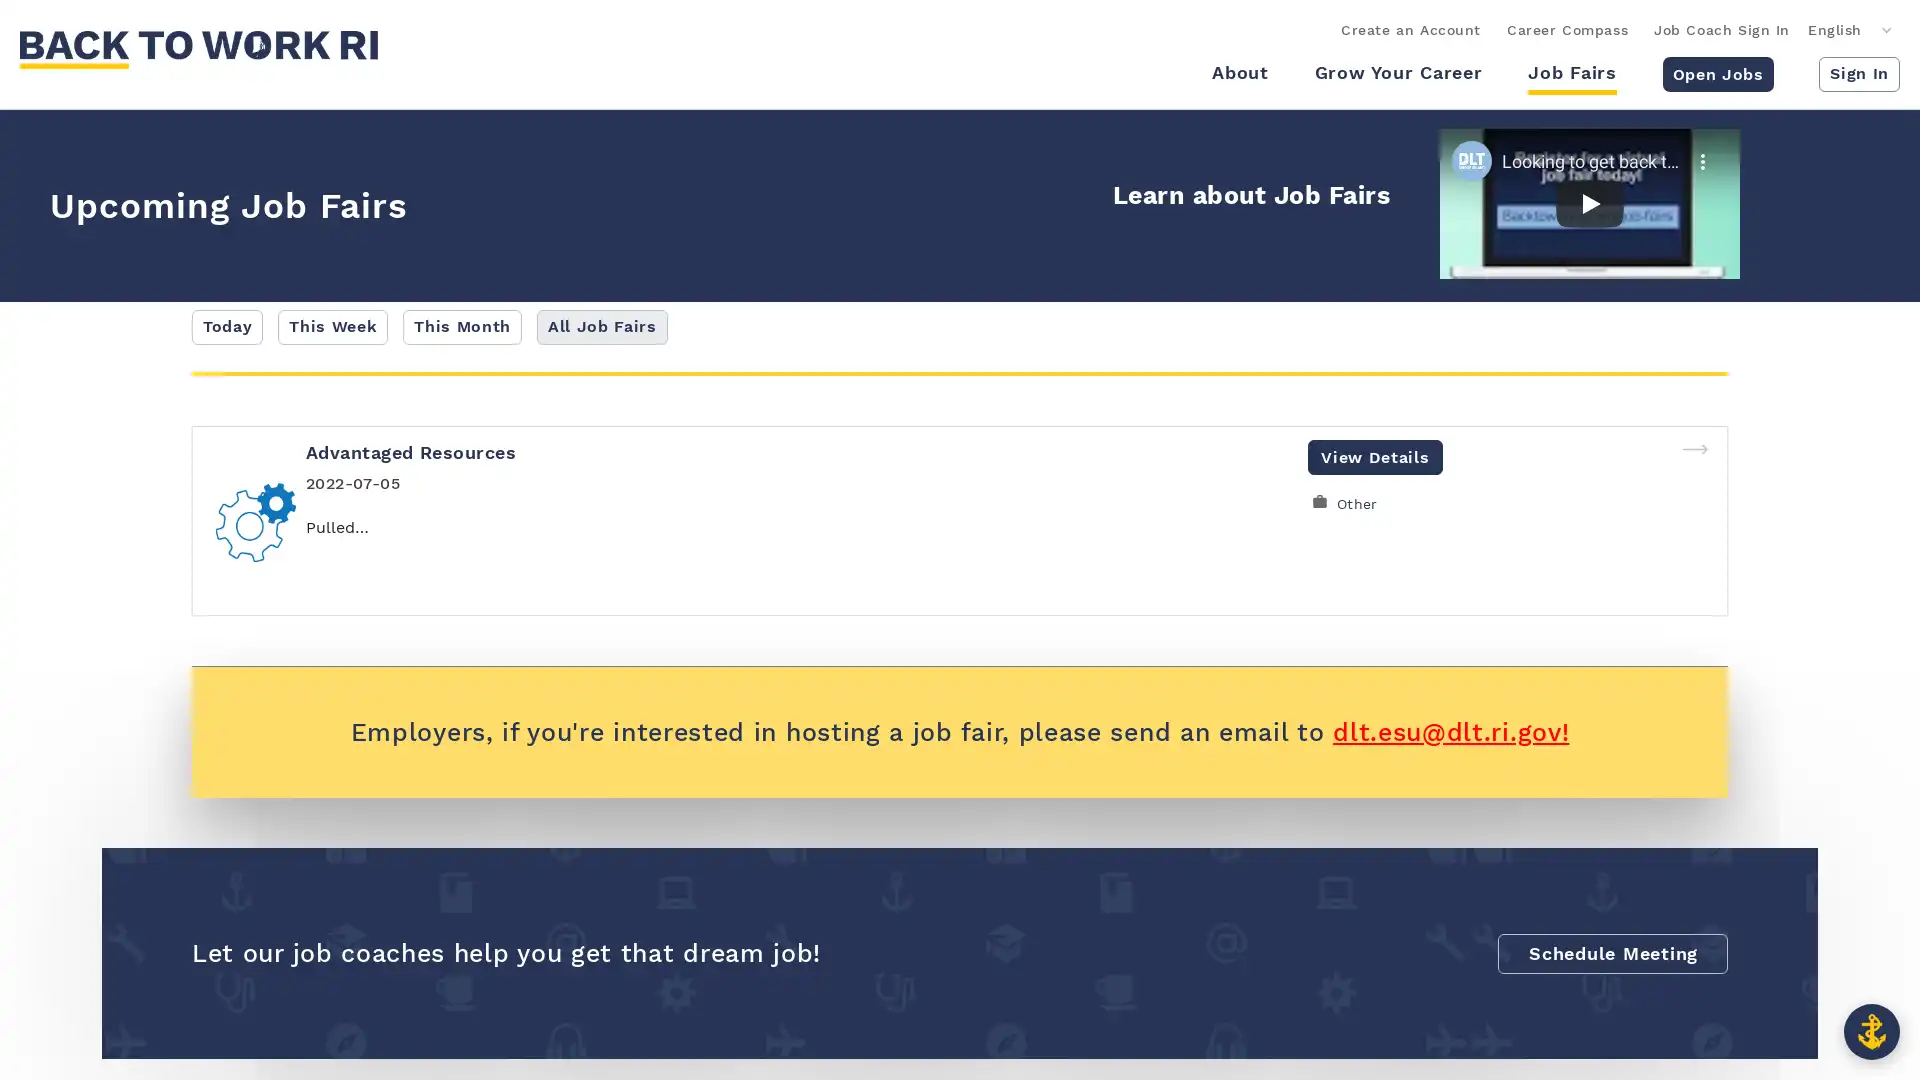 This screenshot has height=1080, width=1920. Describe the element at coordinates (1716, 72) in the screenshot. I see `Open Jobs` at that location.